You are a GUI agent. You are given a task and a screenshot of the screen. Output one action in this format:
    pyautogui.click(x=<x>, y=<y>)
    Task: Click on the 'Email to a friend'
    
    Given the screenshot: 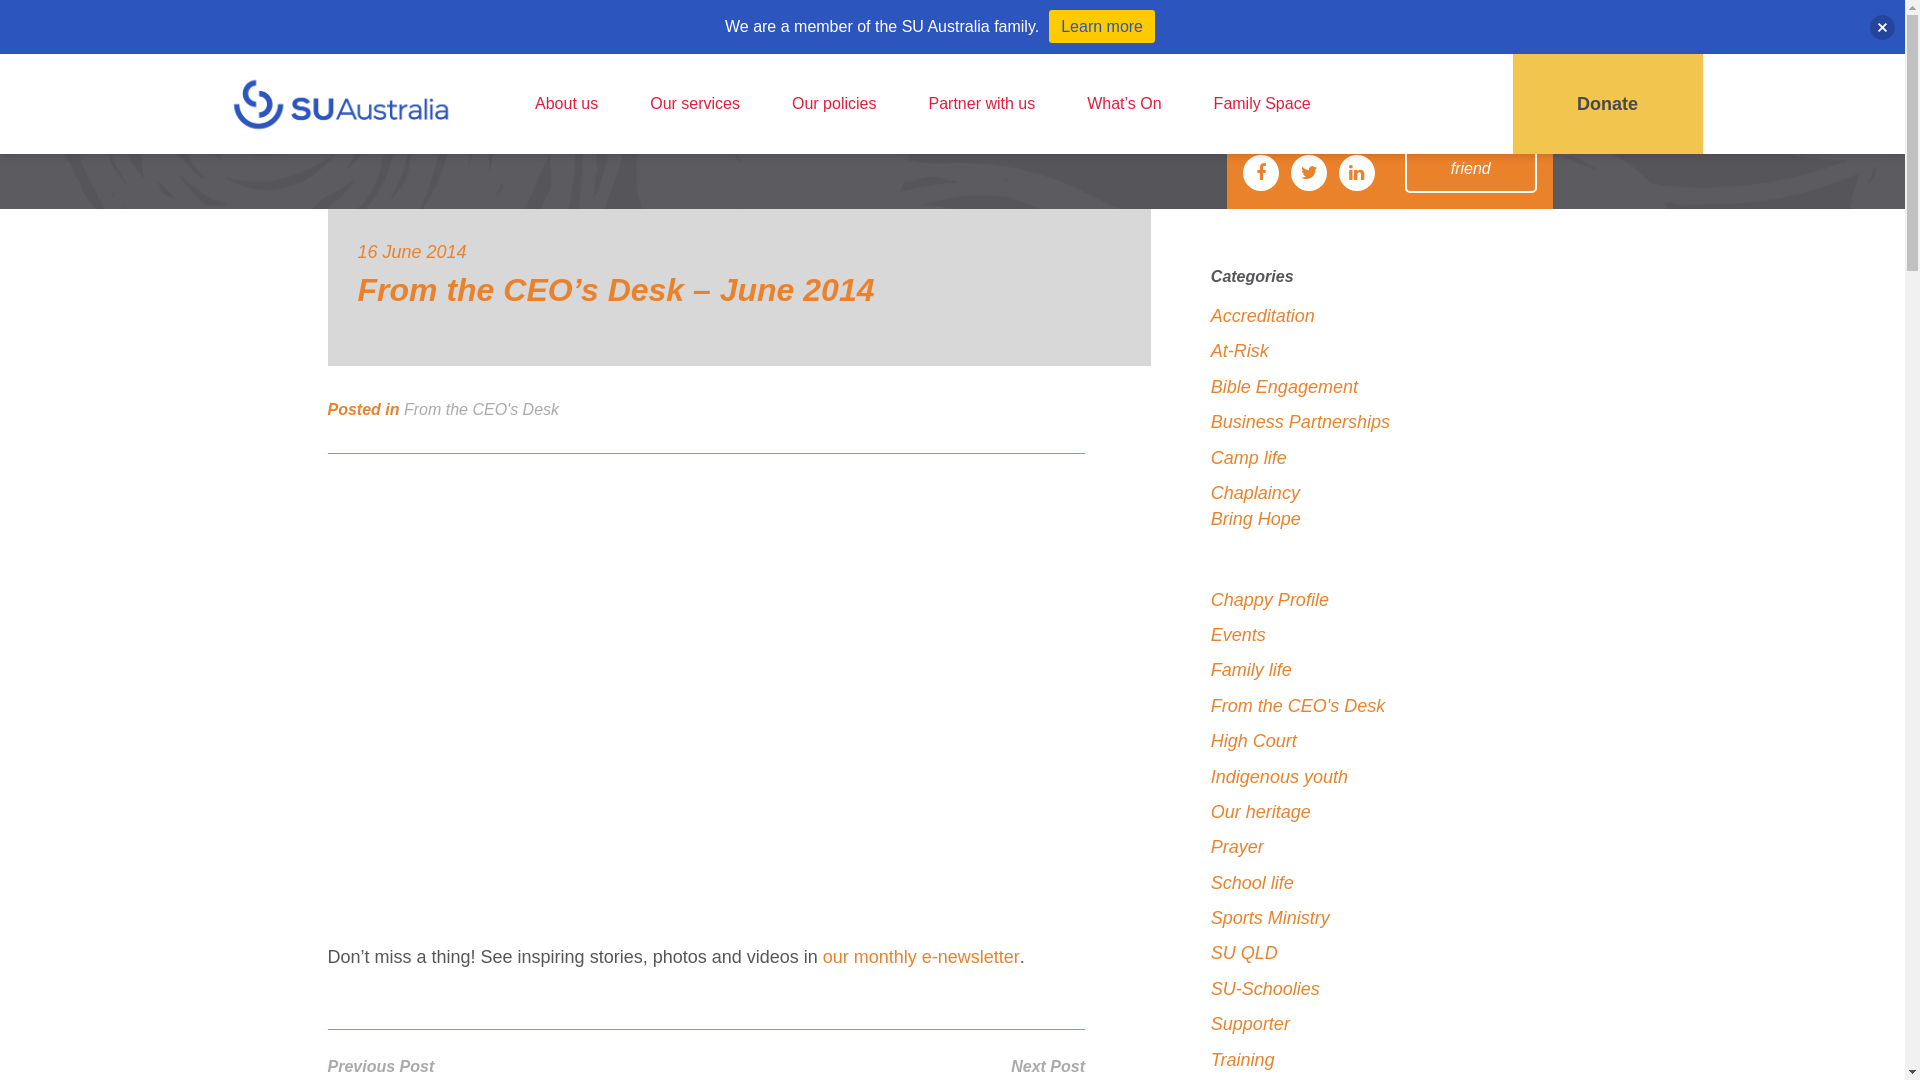 What is the action you would take?
    pyautogui.click(x=1470, y=156)
    